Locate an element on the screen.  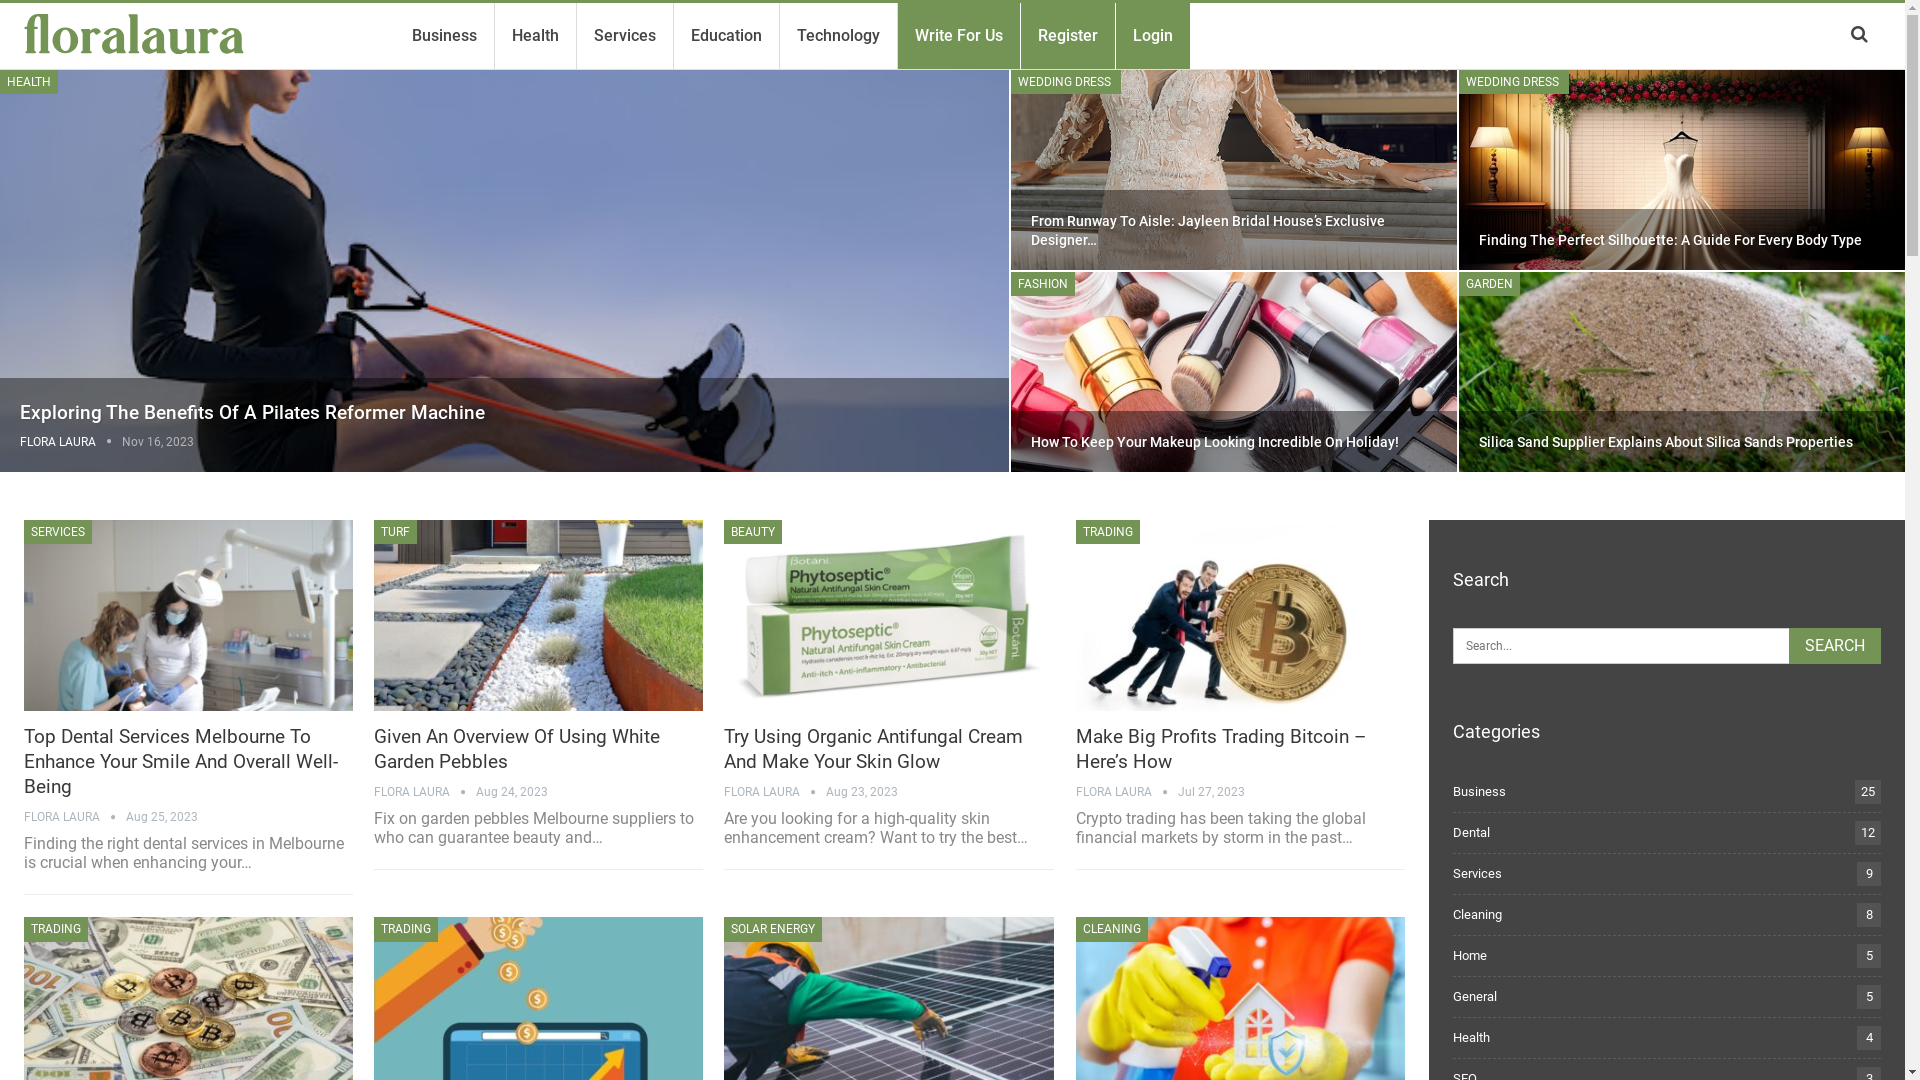
'BEAUTY' is located at coordinates (723, 531).